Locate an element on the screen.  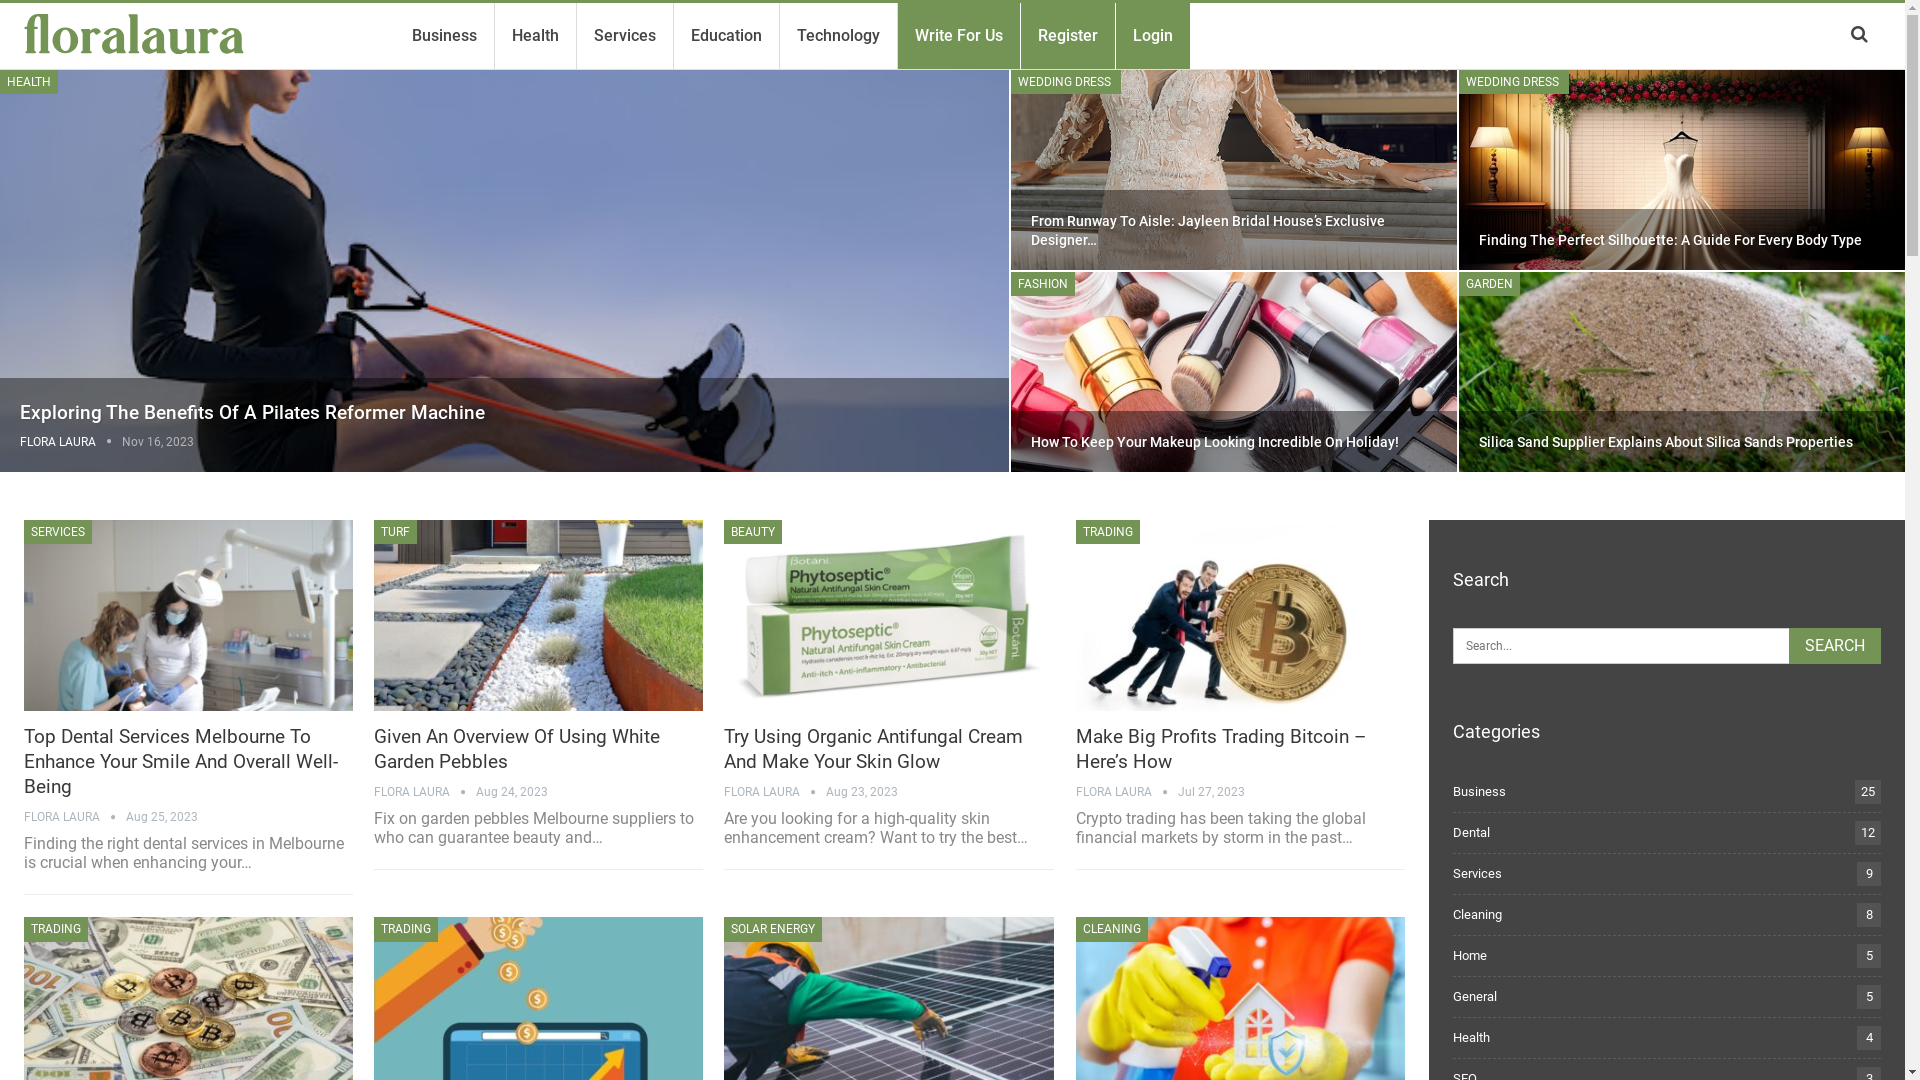
'BEAUTY' is located at coordinates (723, 531).